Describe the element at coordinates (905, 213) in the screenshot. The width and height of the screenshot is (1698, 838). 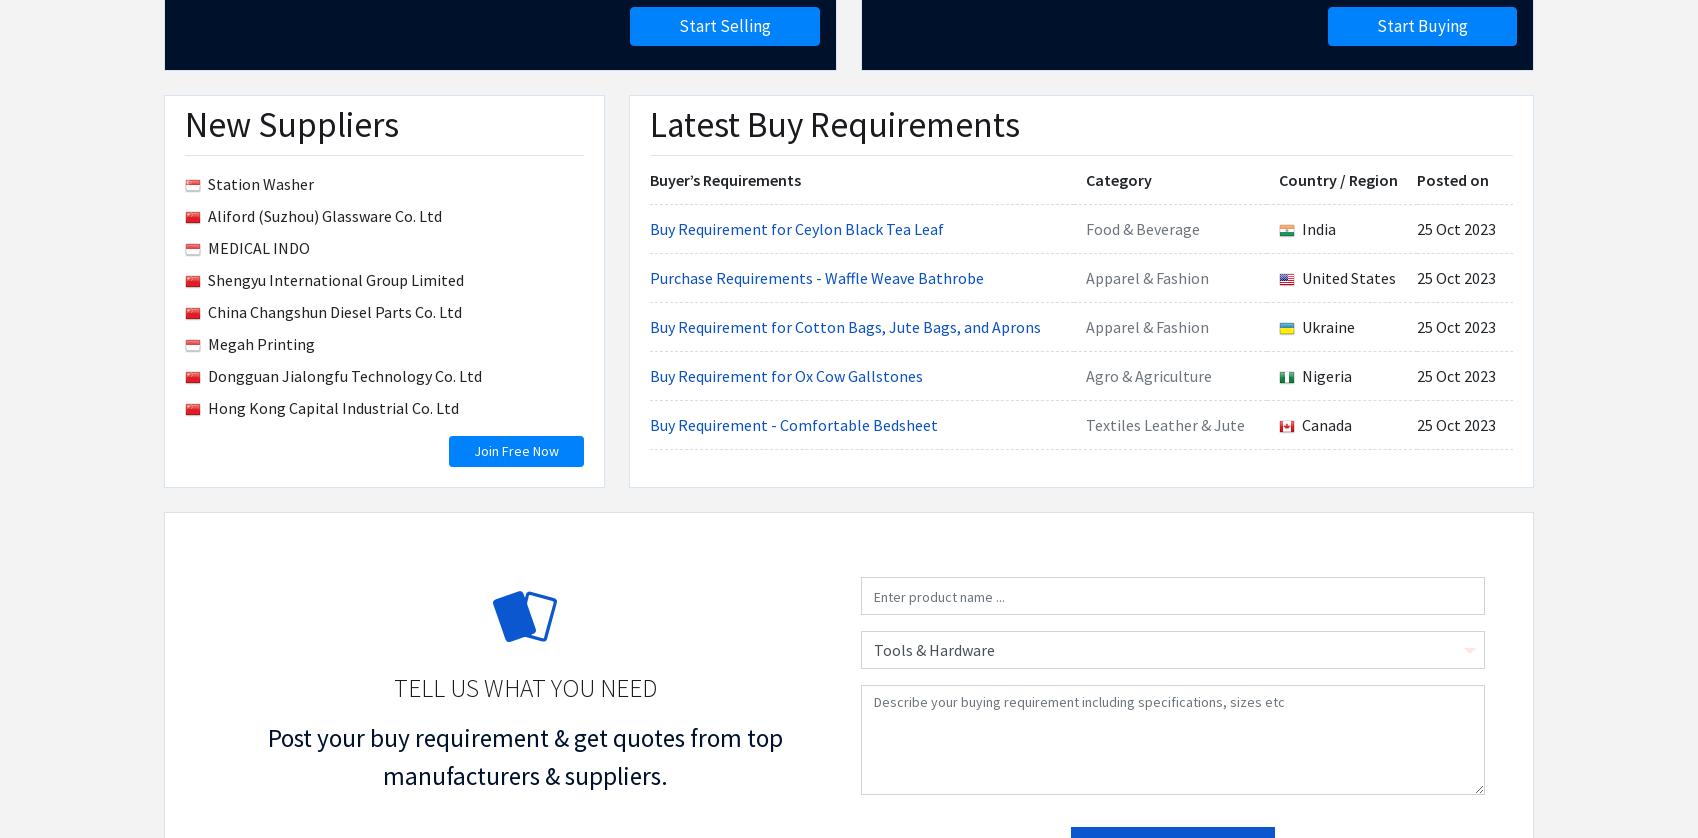
I see `'List of Products'` at that location.